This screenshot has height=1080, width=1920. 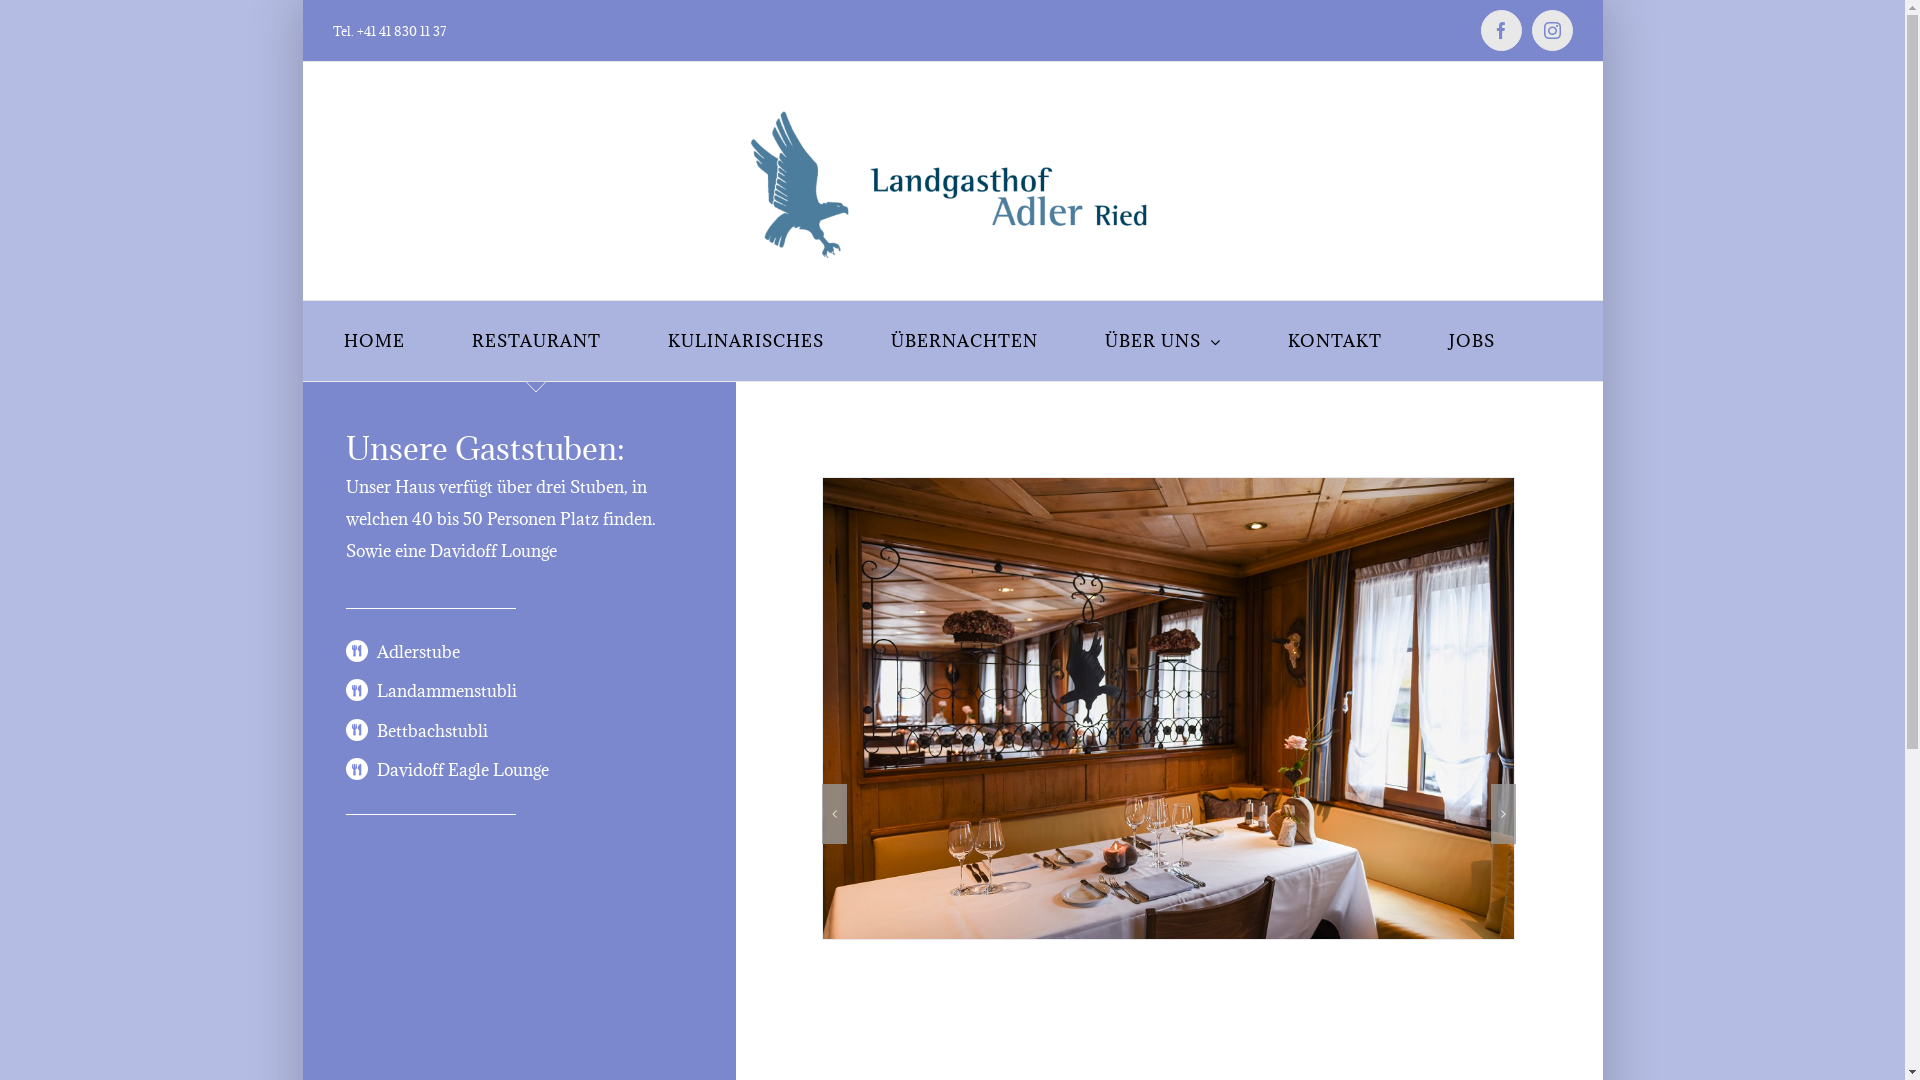 What do you see at coordinates (417, 651) in the screenshot?
I see `'Adlerstube'` at bounding box center [417, 651].